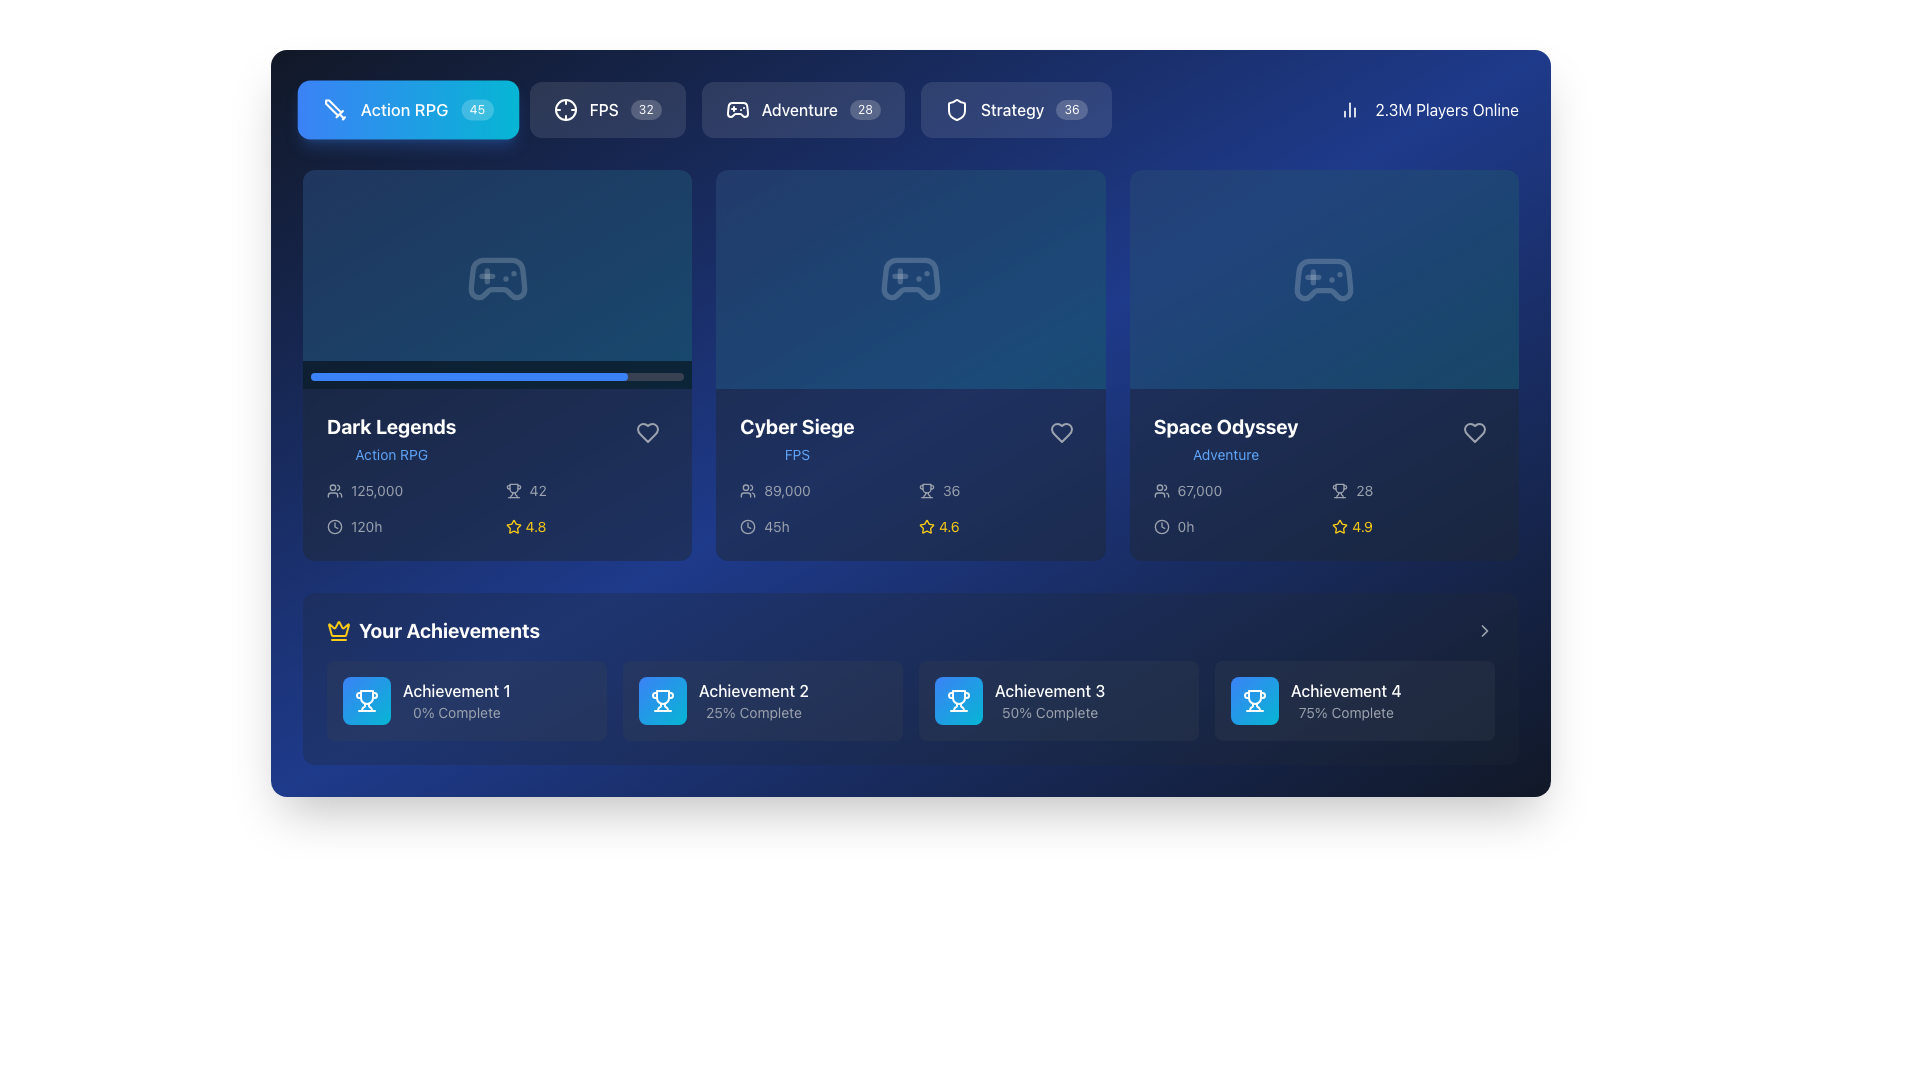  What do you see at coordinates (497, 279) in the screenshot?
I see `the game controller icon that is centrally located within the 'Dark Legends' game card, styled with a blue theme and white outlines` at bounding box center [497, 279].